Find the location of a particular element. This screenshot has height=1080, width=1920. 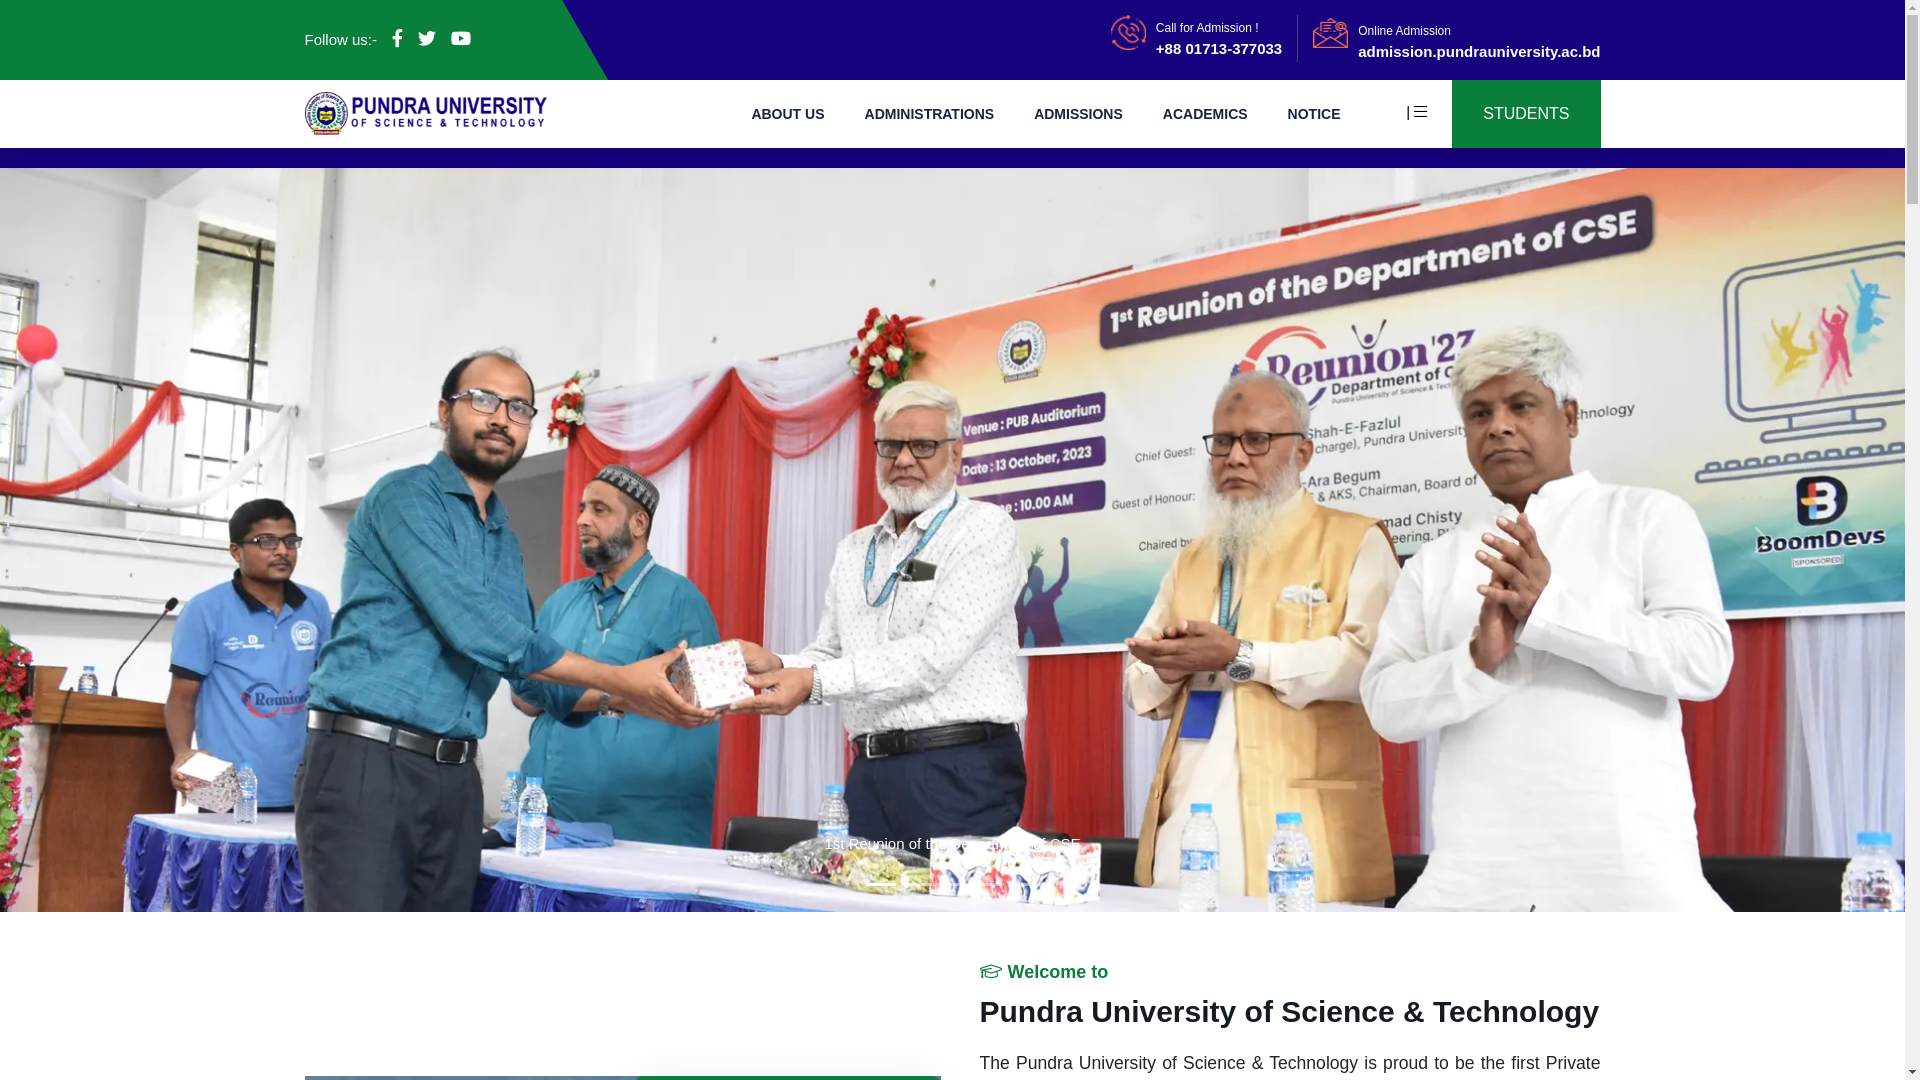

'Facebook' is located at coordinates (397, 38).